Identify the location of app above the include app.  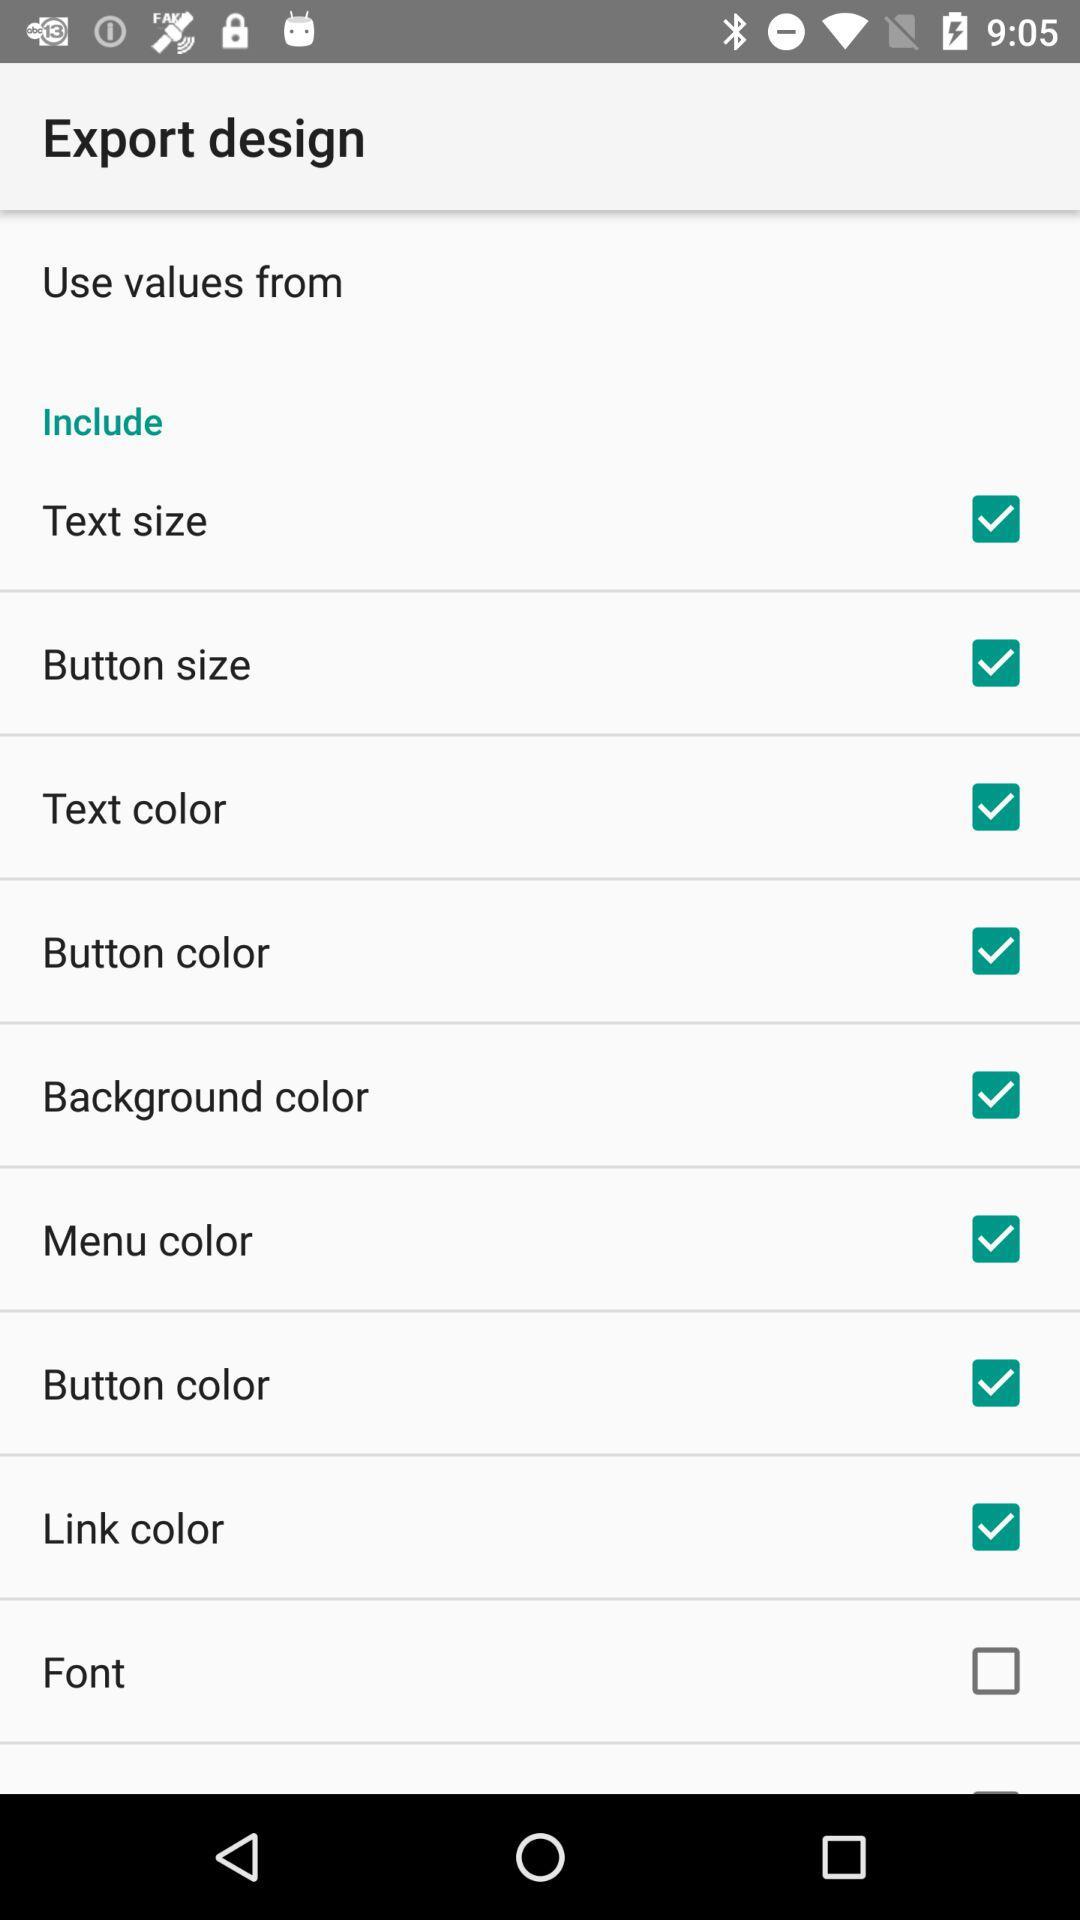
(192, 279).